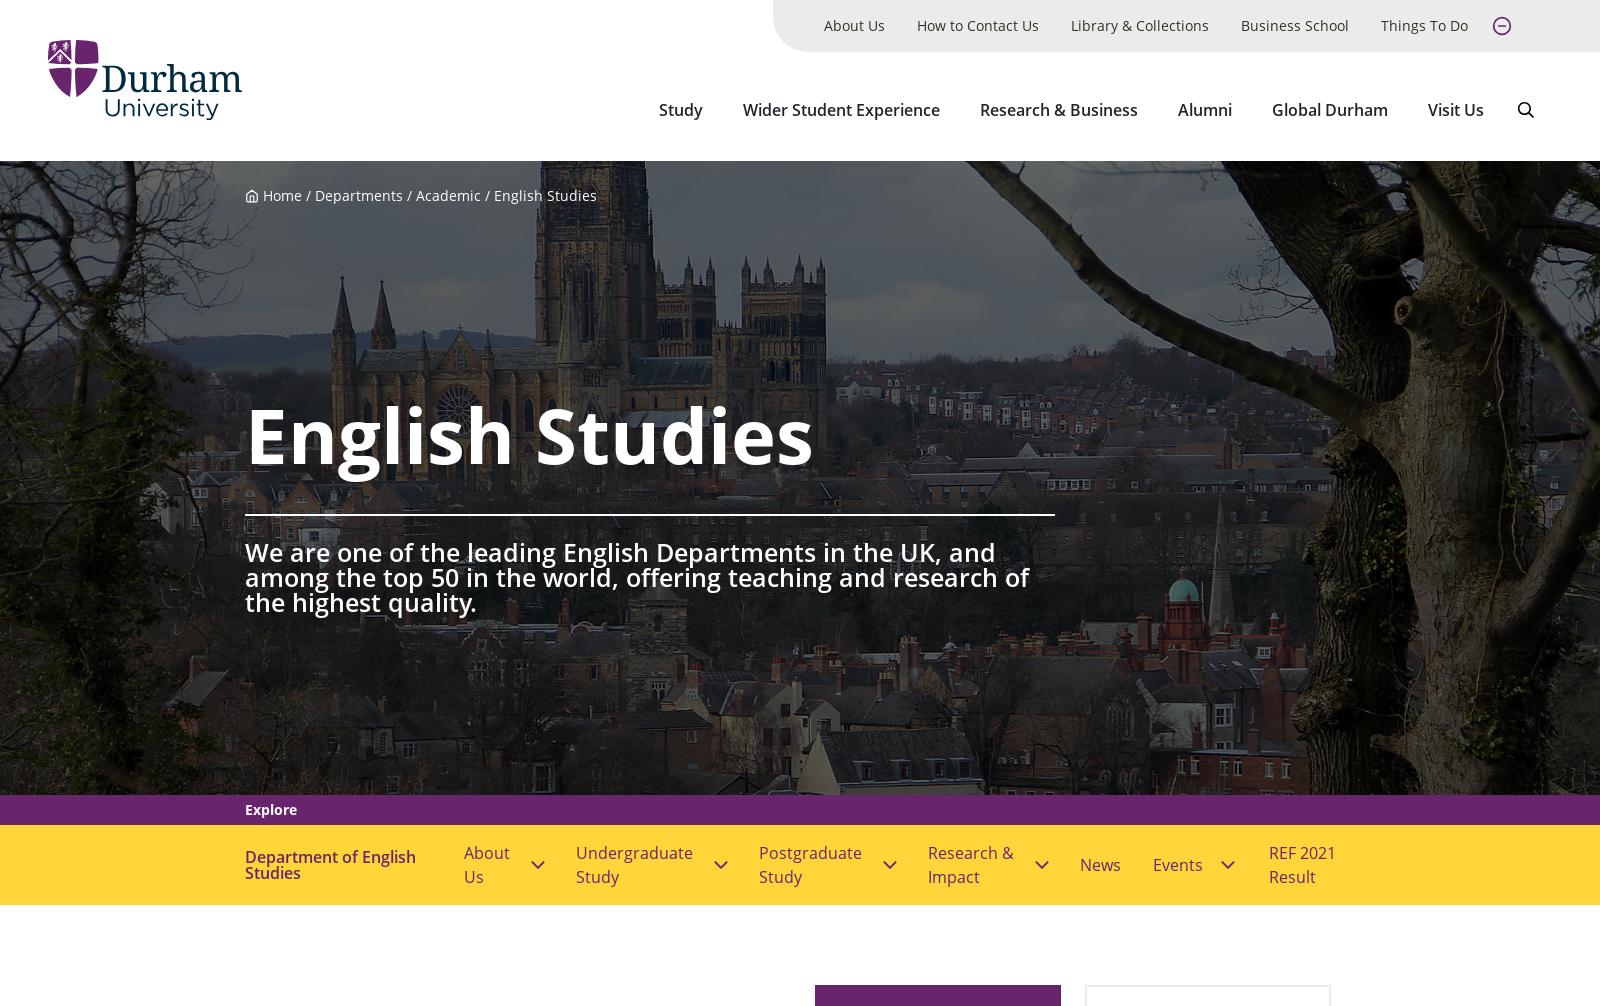  Describe the element at coordinates (364, 953) in the screenshot. I see `'Get in touch'` at that location.